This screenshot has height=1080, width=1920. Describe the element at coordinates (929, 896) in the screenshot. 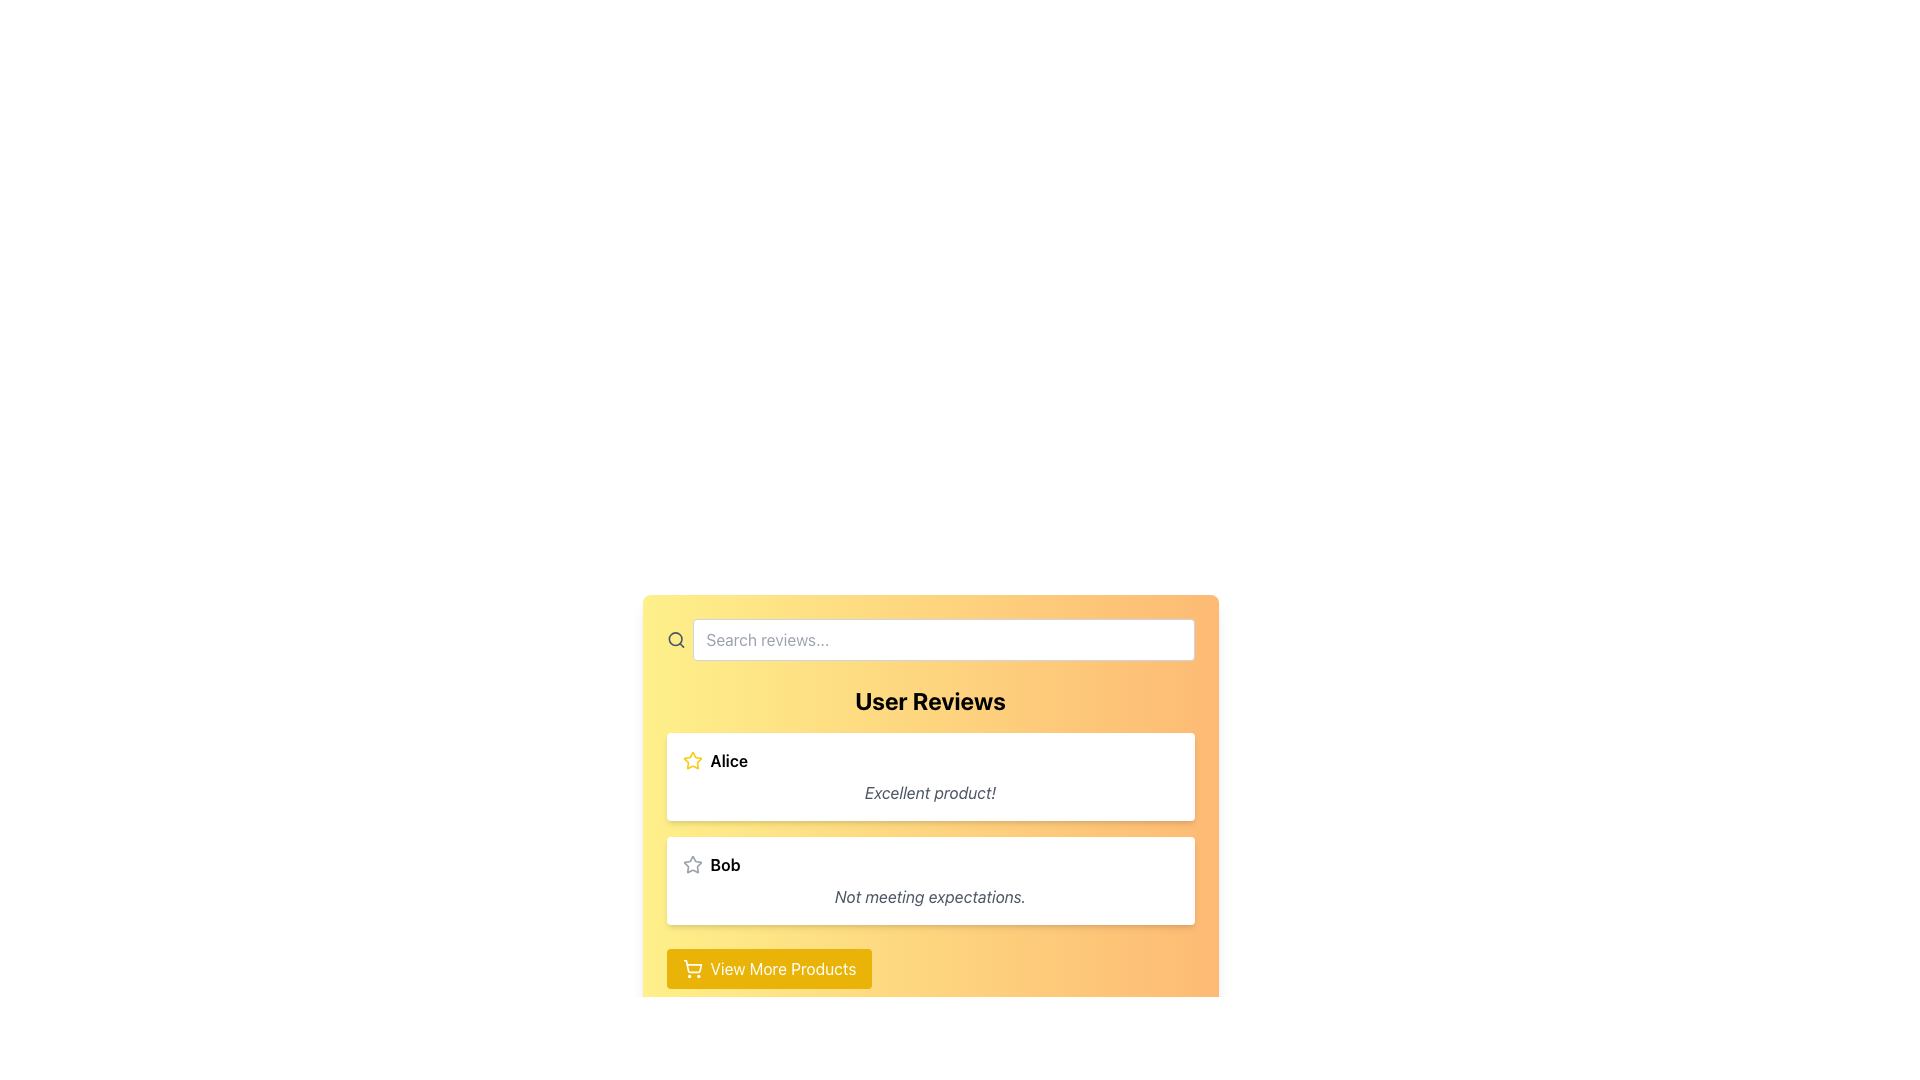

I see `the italicized text element that reads 'Not meeting expectations.' located below the reviewer 'Bob' in the second user review card under 'User Reviews.'` at that location.